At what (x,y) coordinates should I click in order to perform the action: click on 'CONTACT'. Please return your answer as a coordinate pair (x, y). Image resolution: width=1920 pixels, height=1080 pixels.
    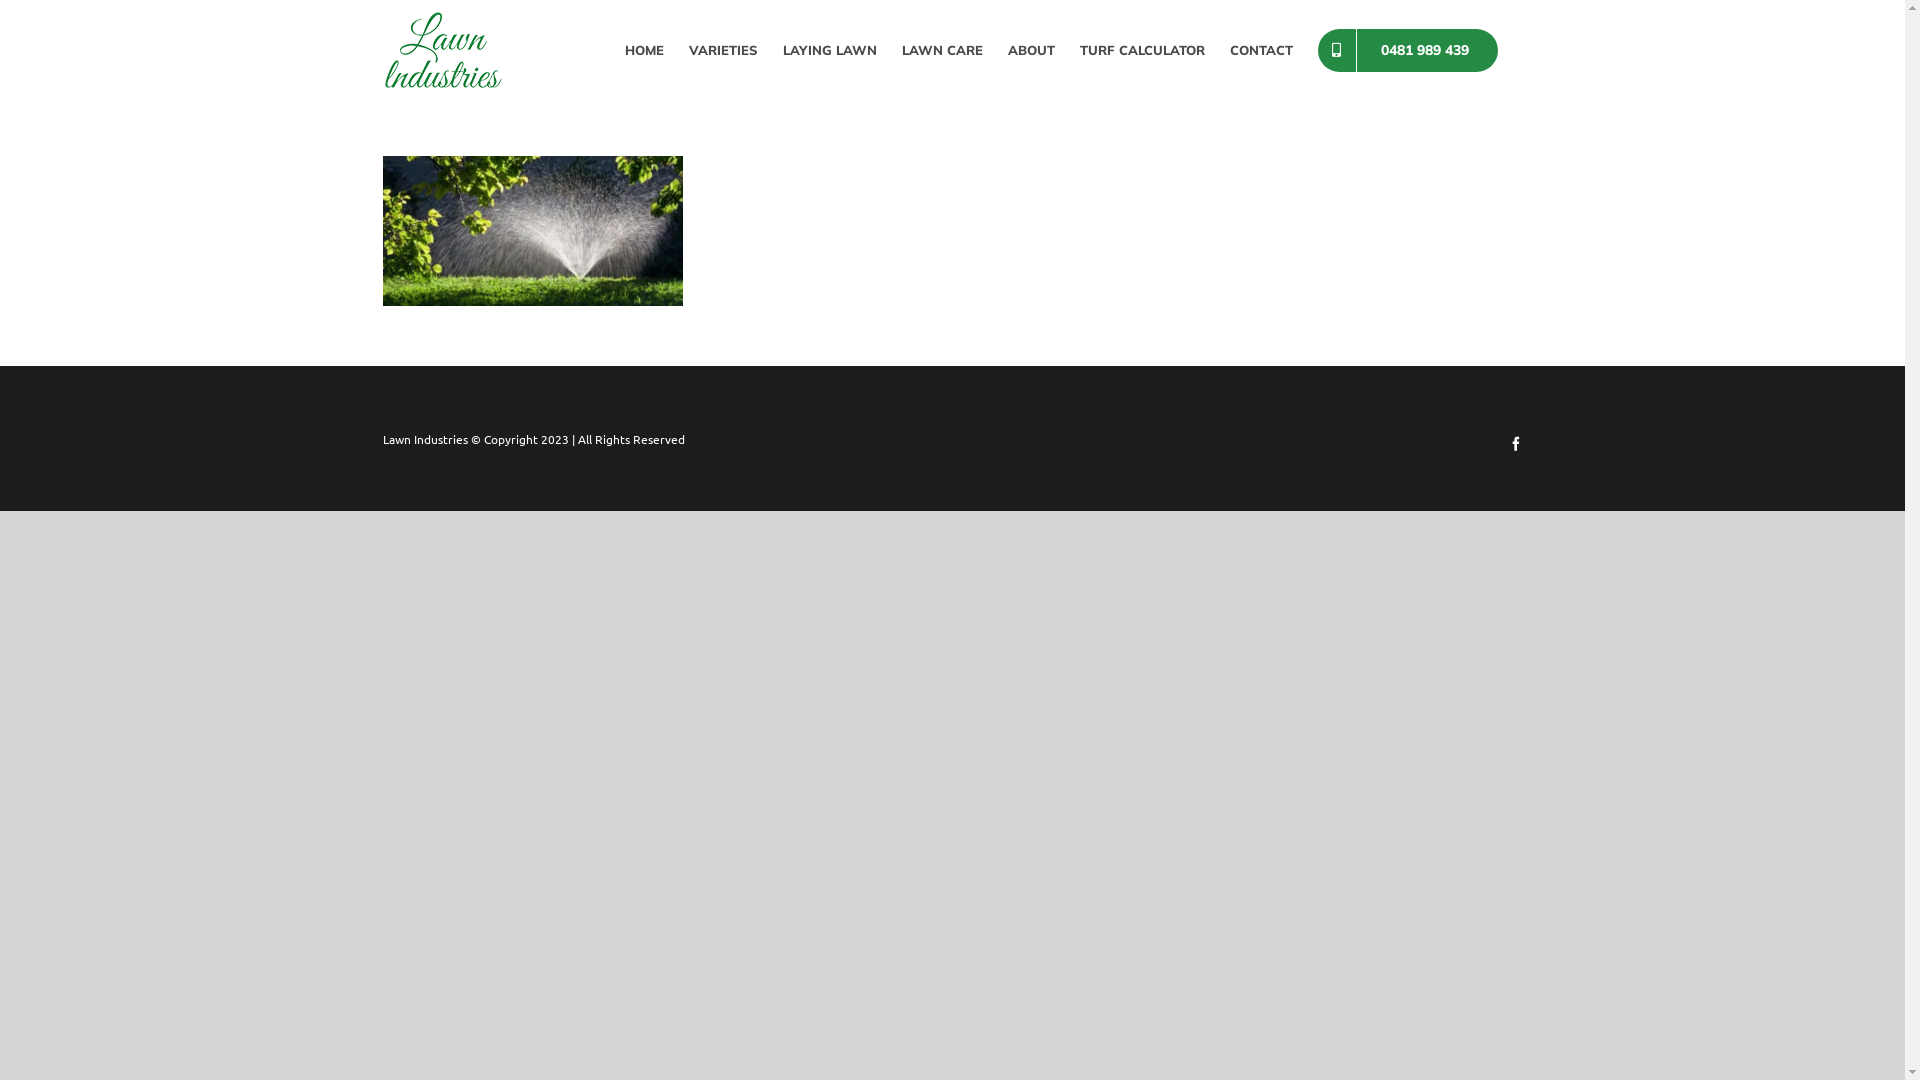
    Looking at the image, I should click on (1260, 49).